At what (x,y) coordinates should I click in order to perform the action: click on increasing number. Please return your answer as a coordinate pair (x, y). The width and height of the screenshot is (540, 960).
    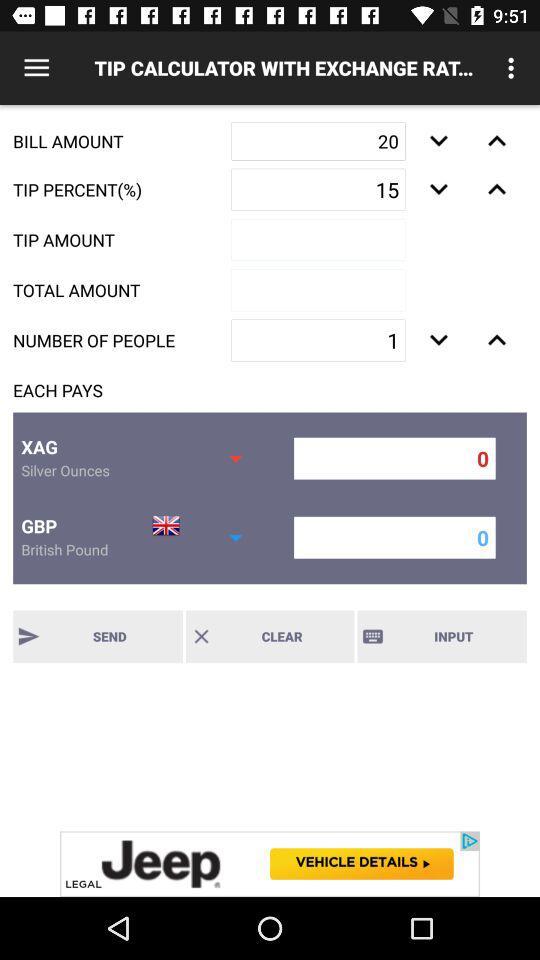
    Looking at the image, I should click on (437, 340).